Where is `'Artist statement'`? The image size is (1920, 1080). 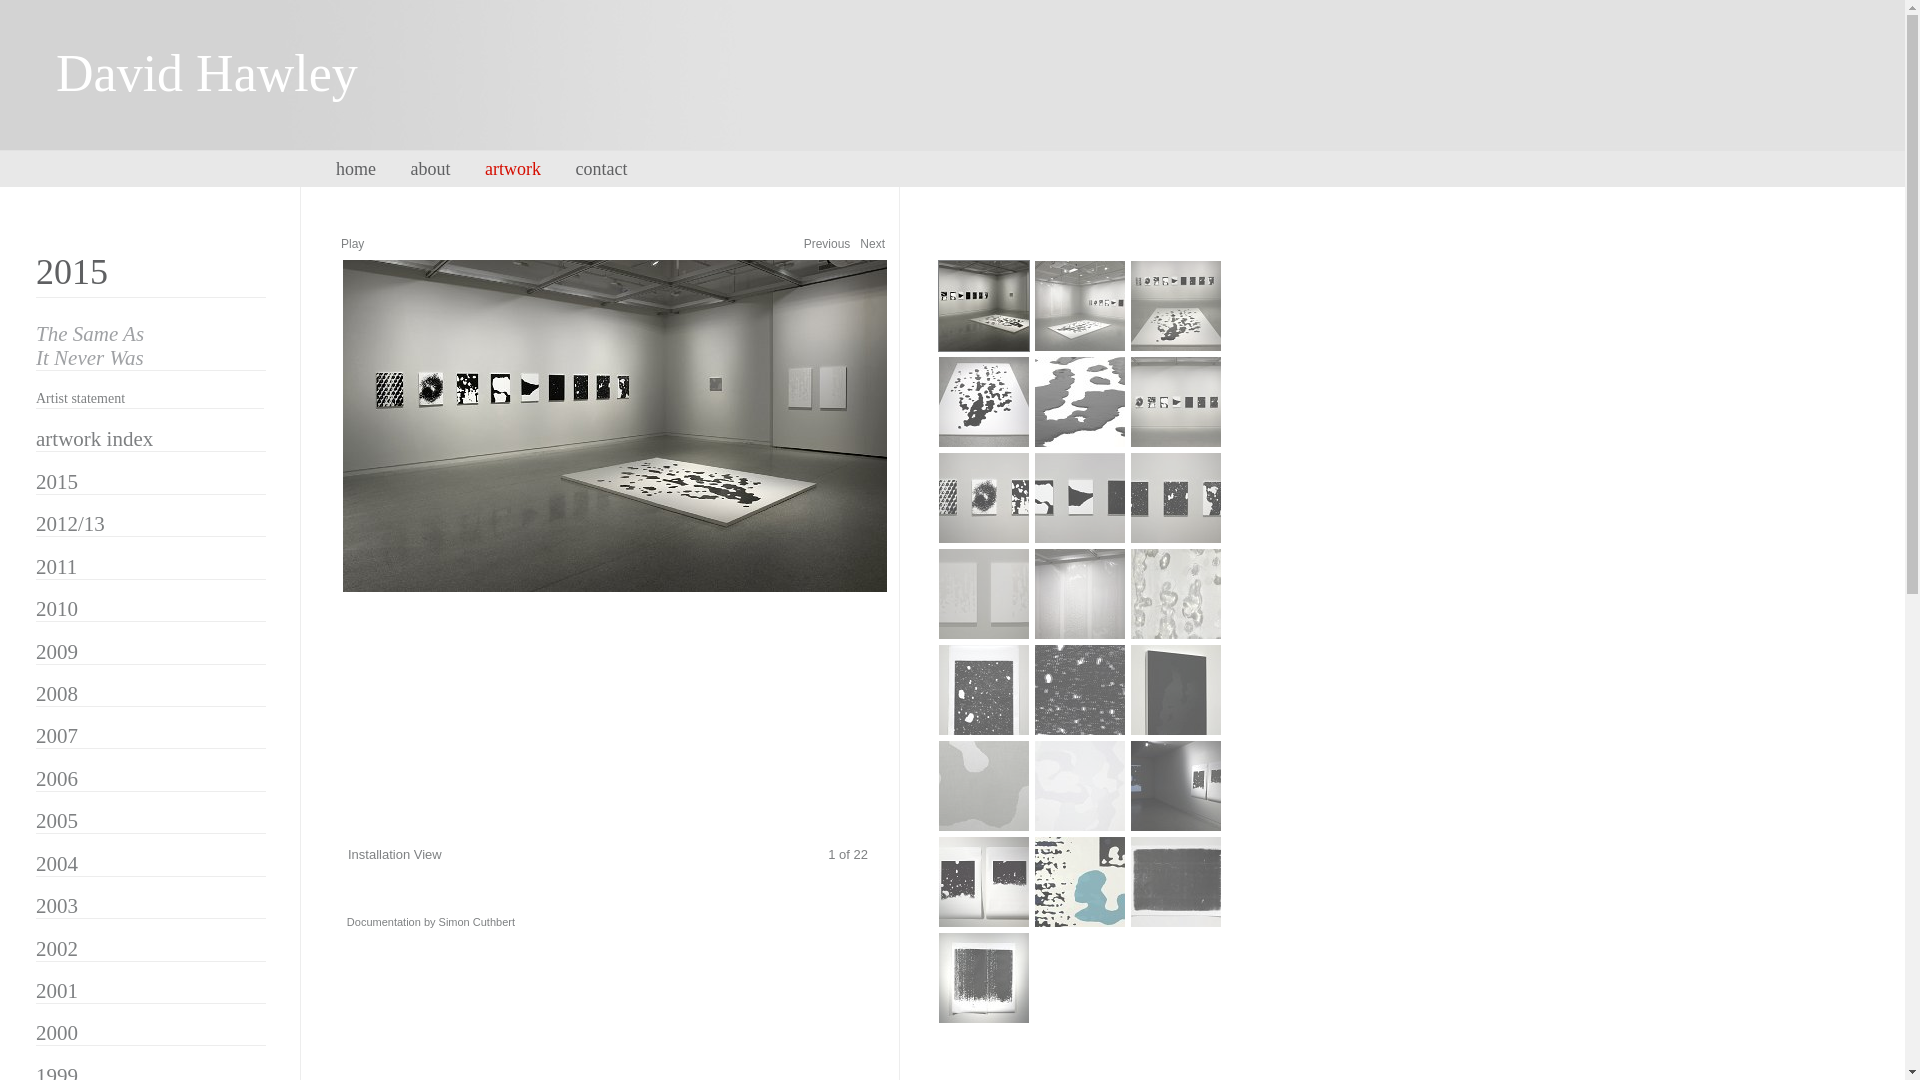 'Artist statement' is located at coordinates (80, 398).